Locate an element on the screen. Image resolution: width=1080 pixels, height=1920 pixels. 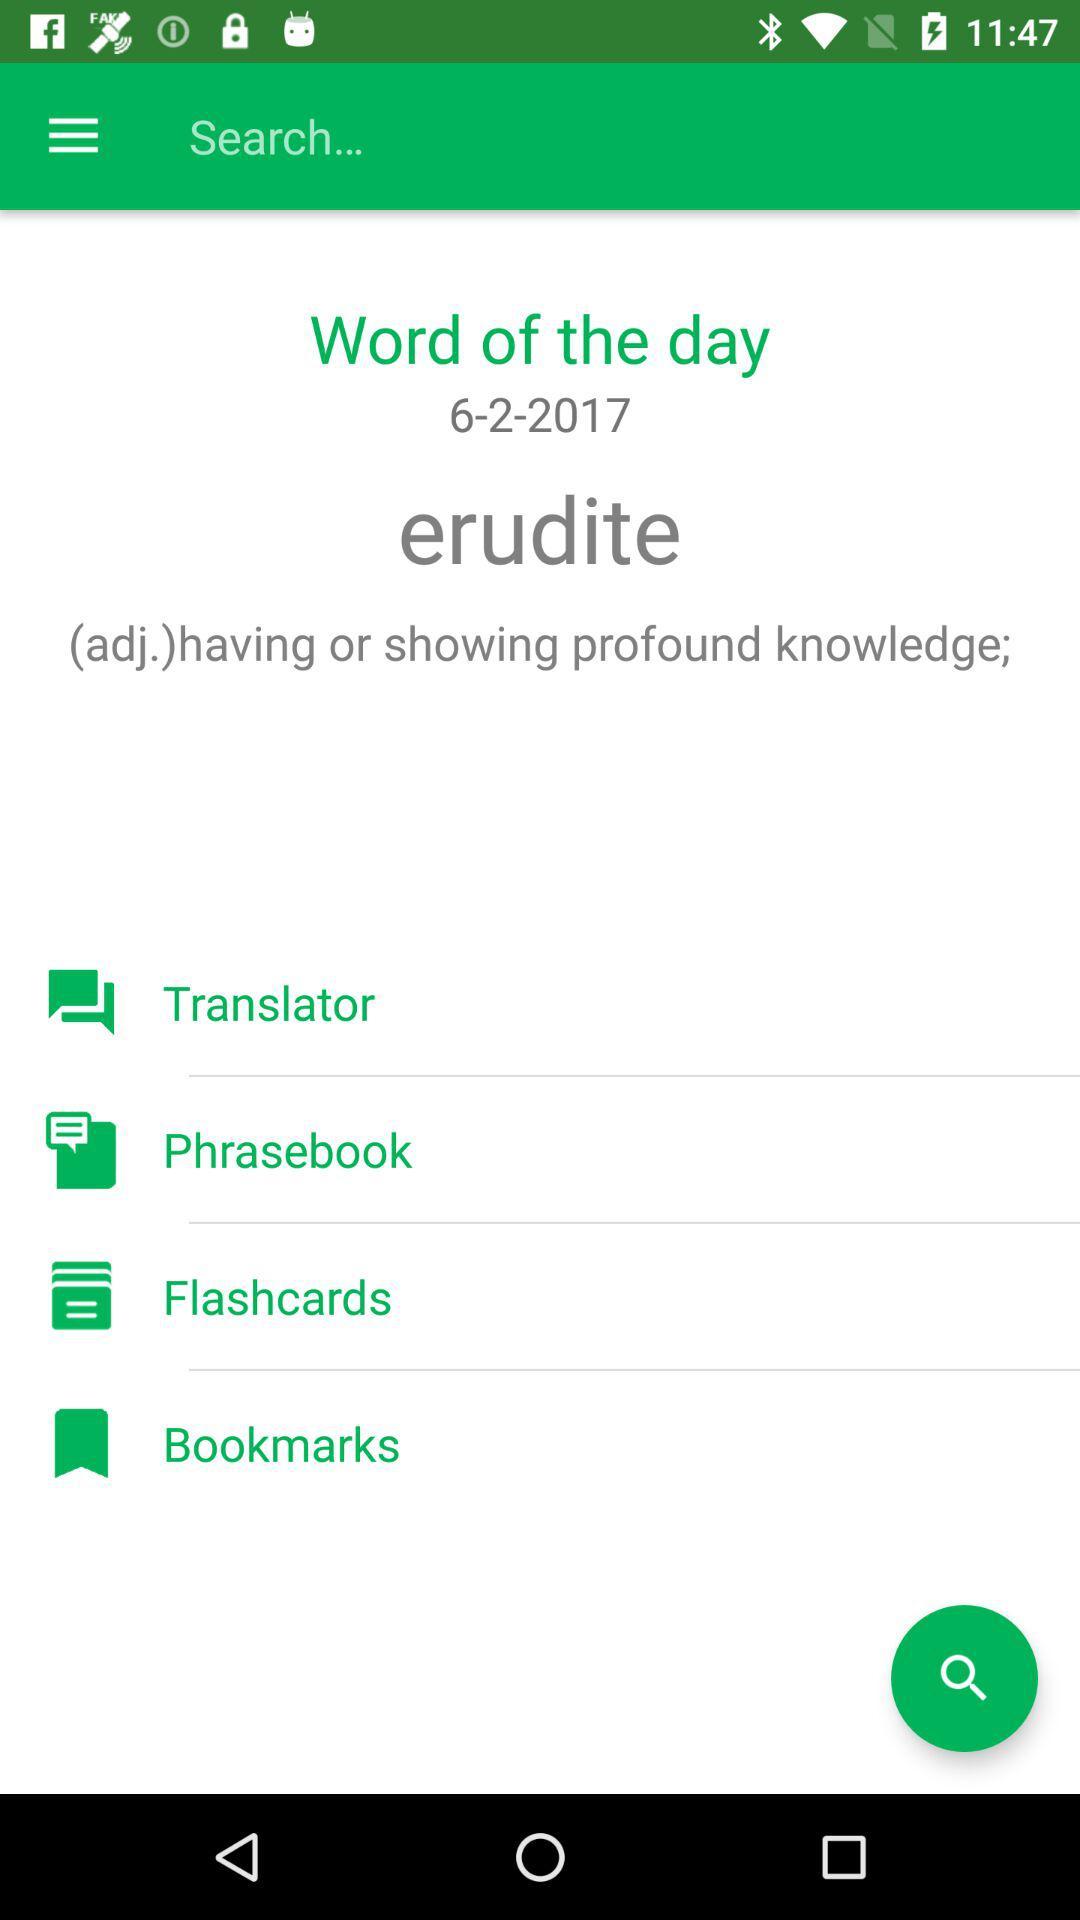
icon below 6 icon is located at coordinates (538, 528).